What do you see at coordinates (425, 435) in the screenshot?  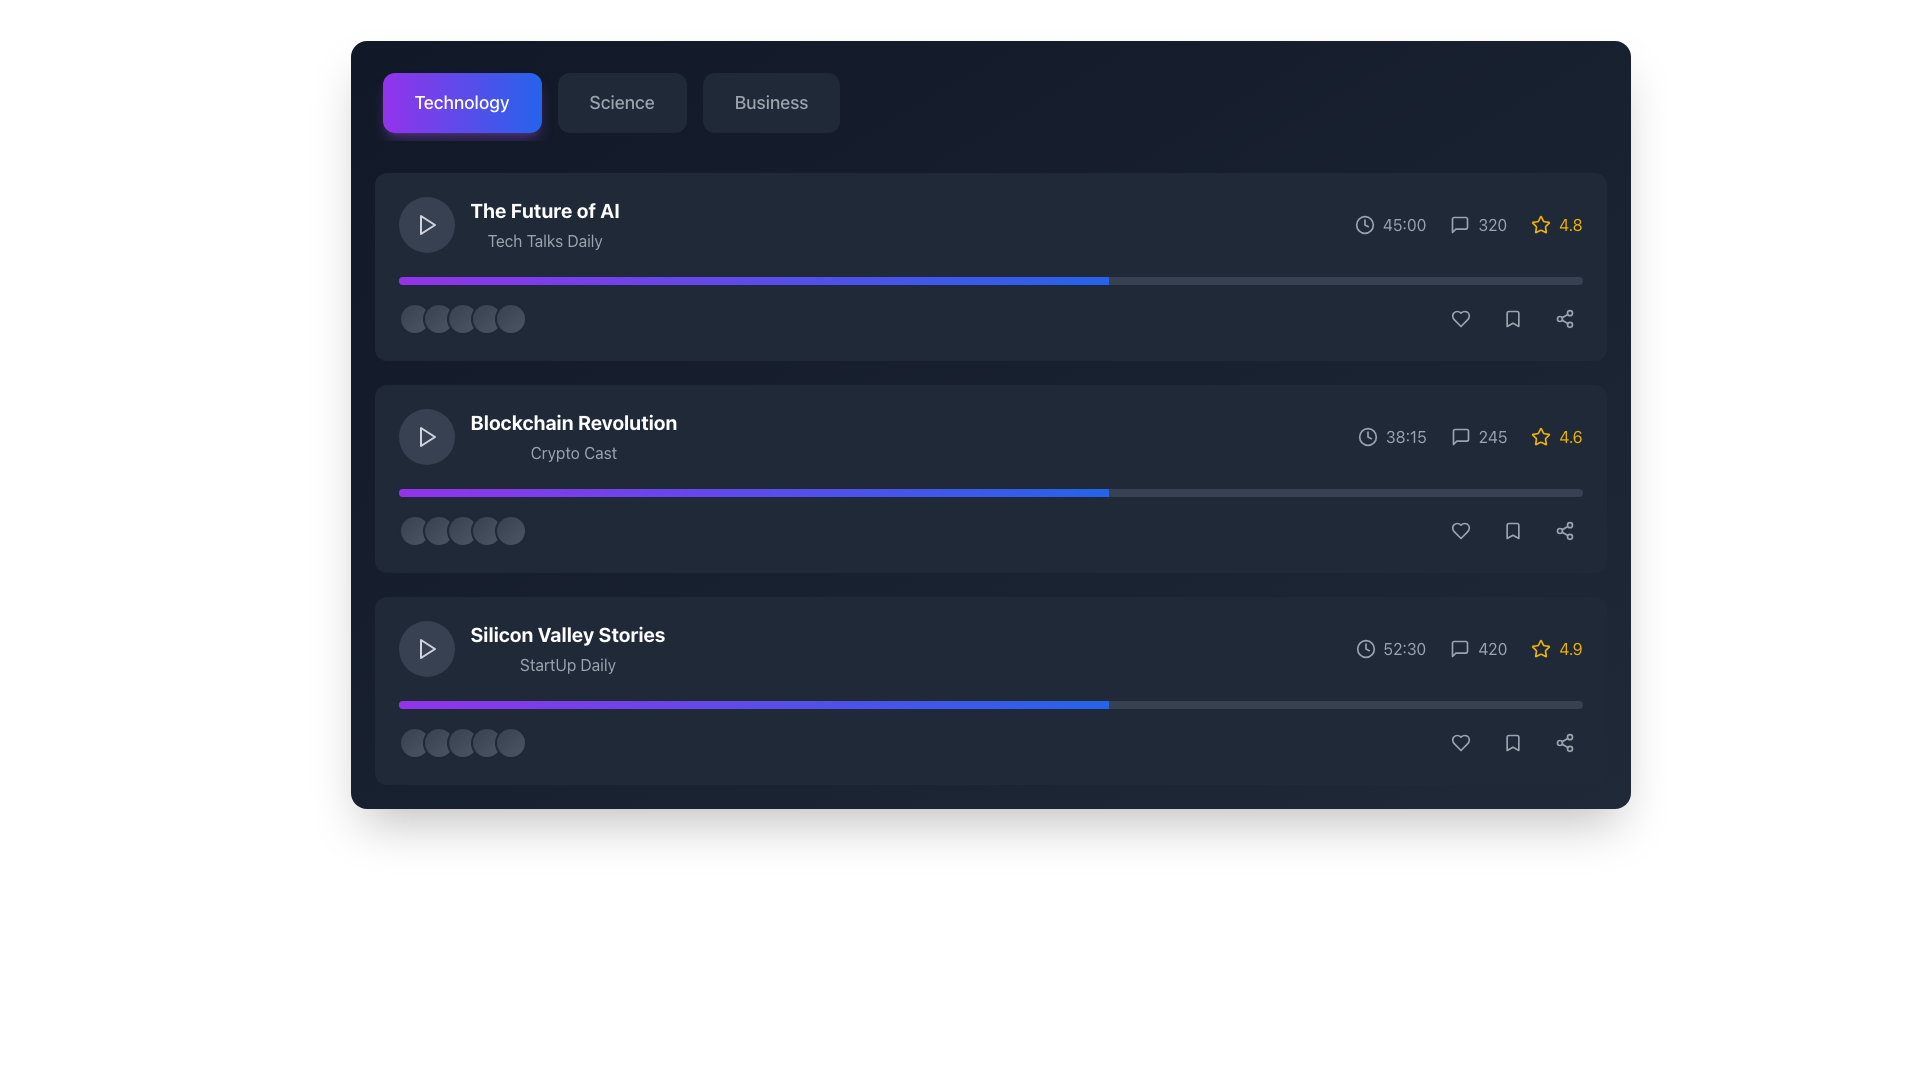 I see `the triangular play button icon located in the top-left corner of the second media item in a vertical list` at bounding box center [425, 435].